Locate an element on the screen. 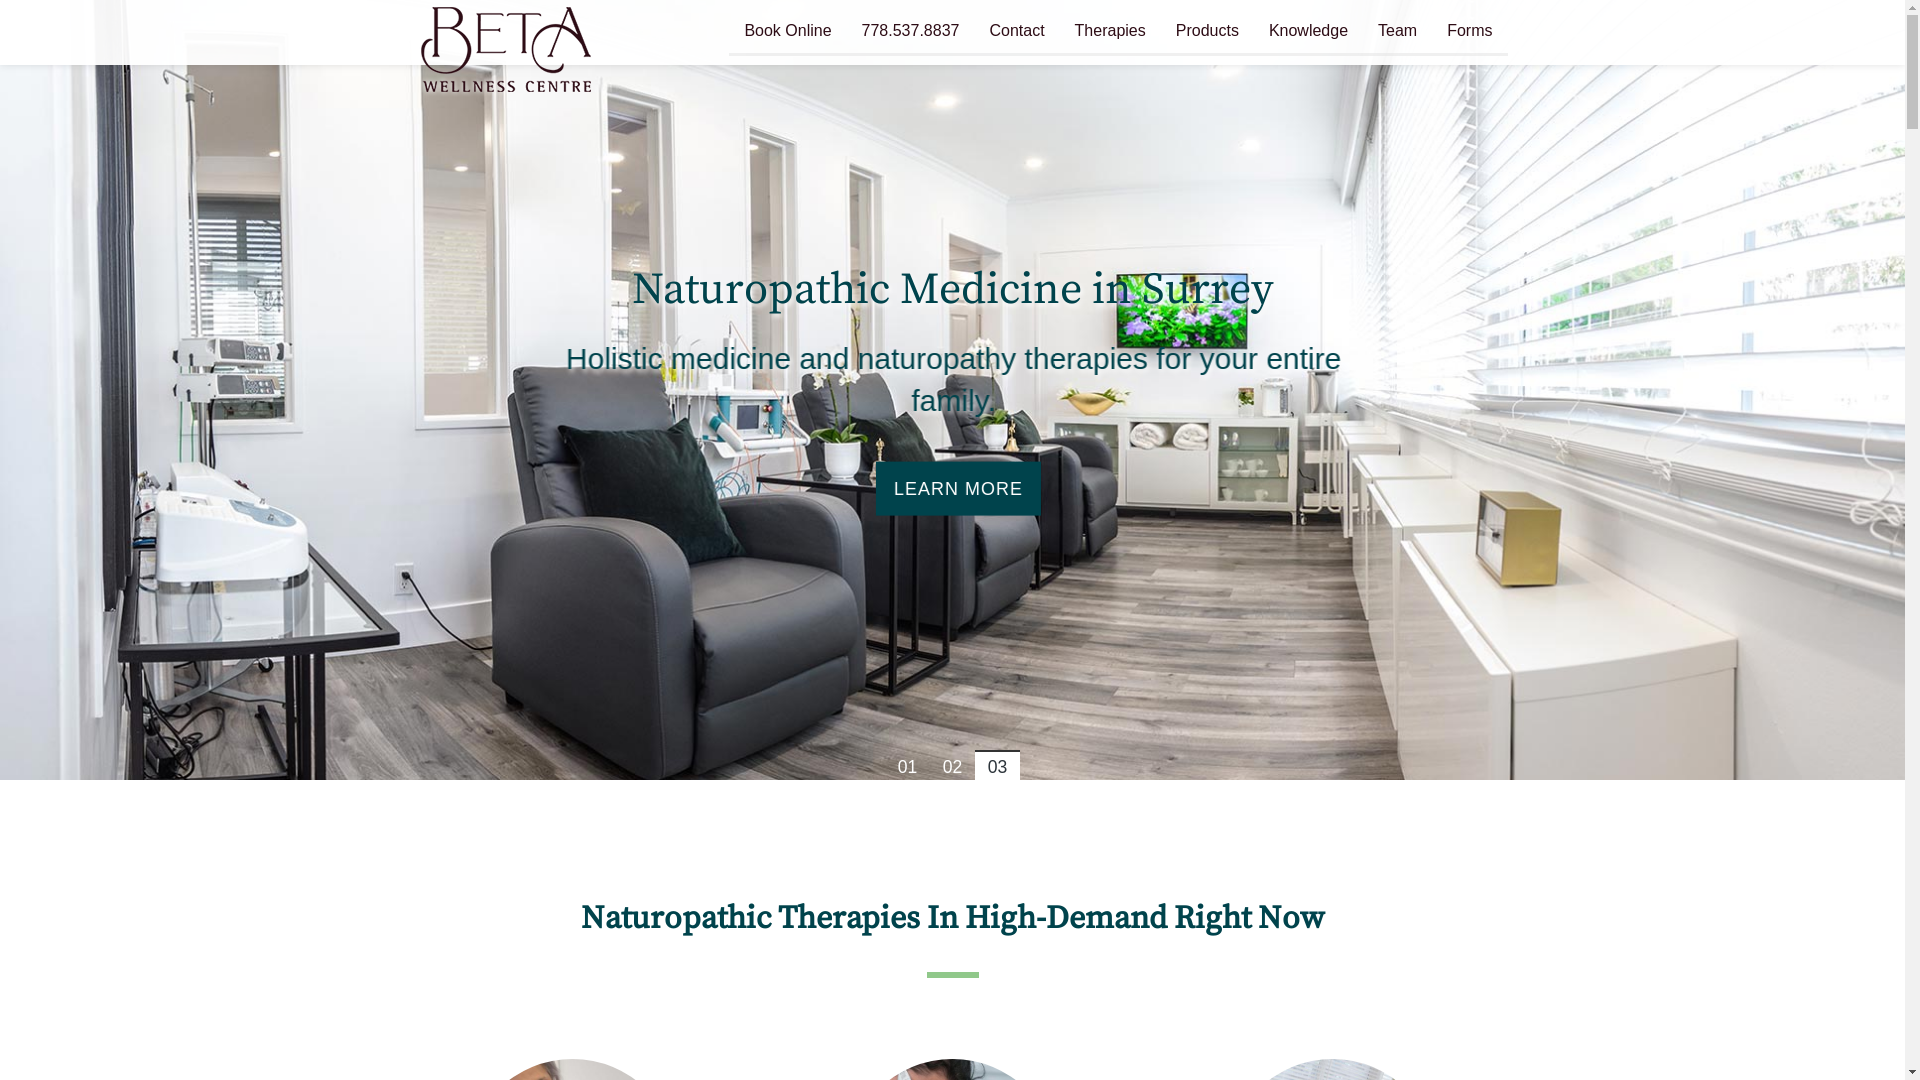  'WELCOME!' is located at coordinates (950, 488).